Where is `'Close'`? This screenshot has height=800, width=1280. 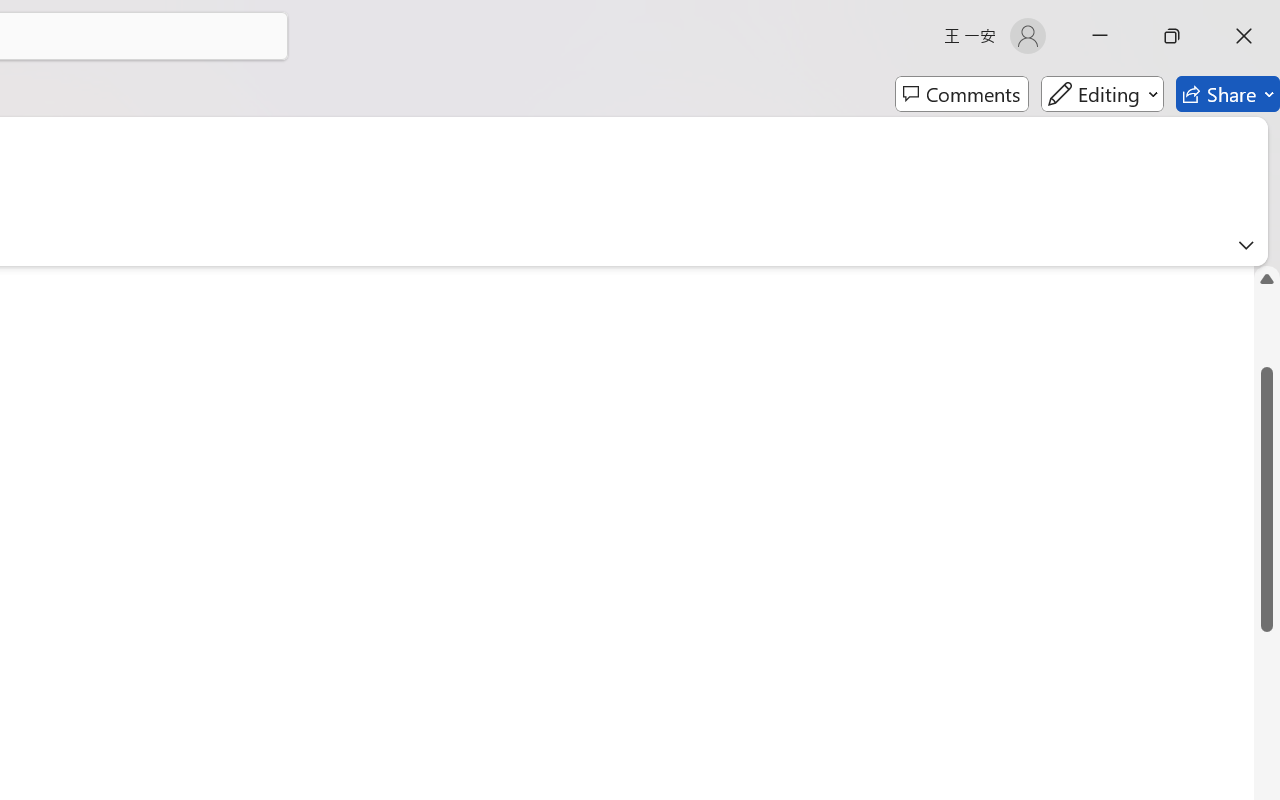
'Close' is located at coordinates (1243, 35).